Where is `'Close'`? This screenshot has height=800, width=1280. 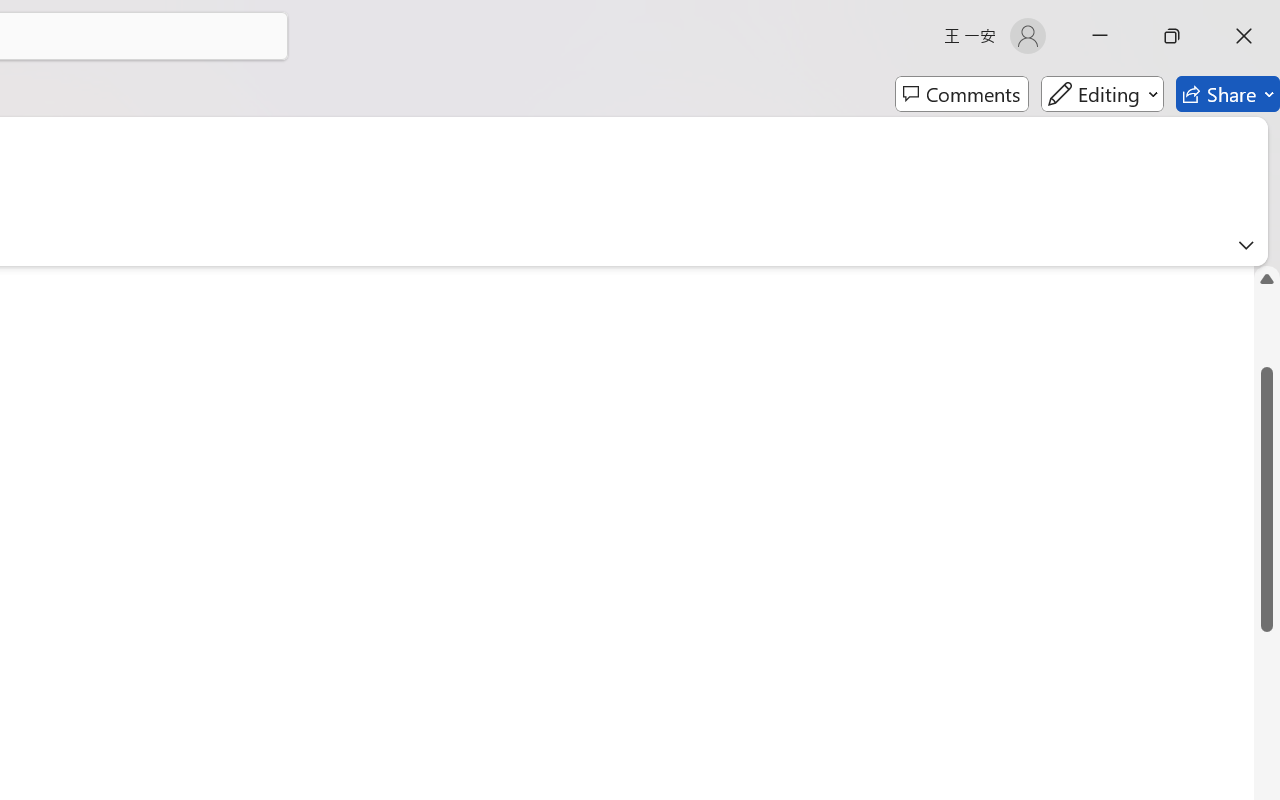
'Close' is located at coordinates (1243, 35).